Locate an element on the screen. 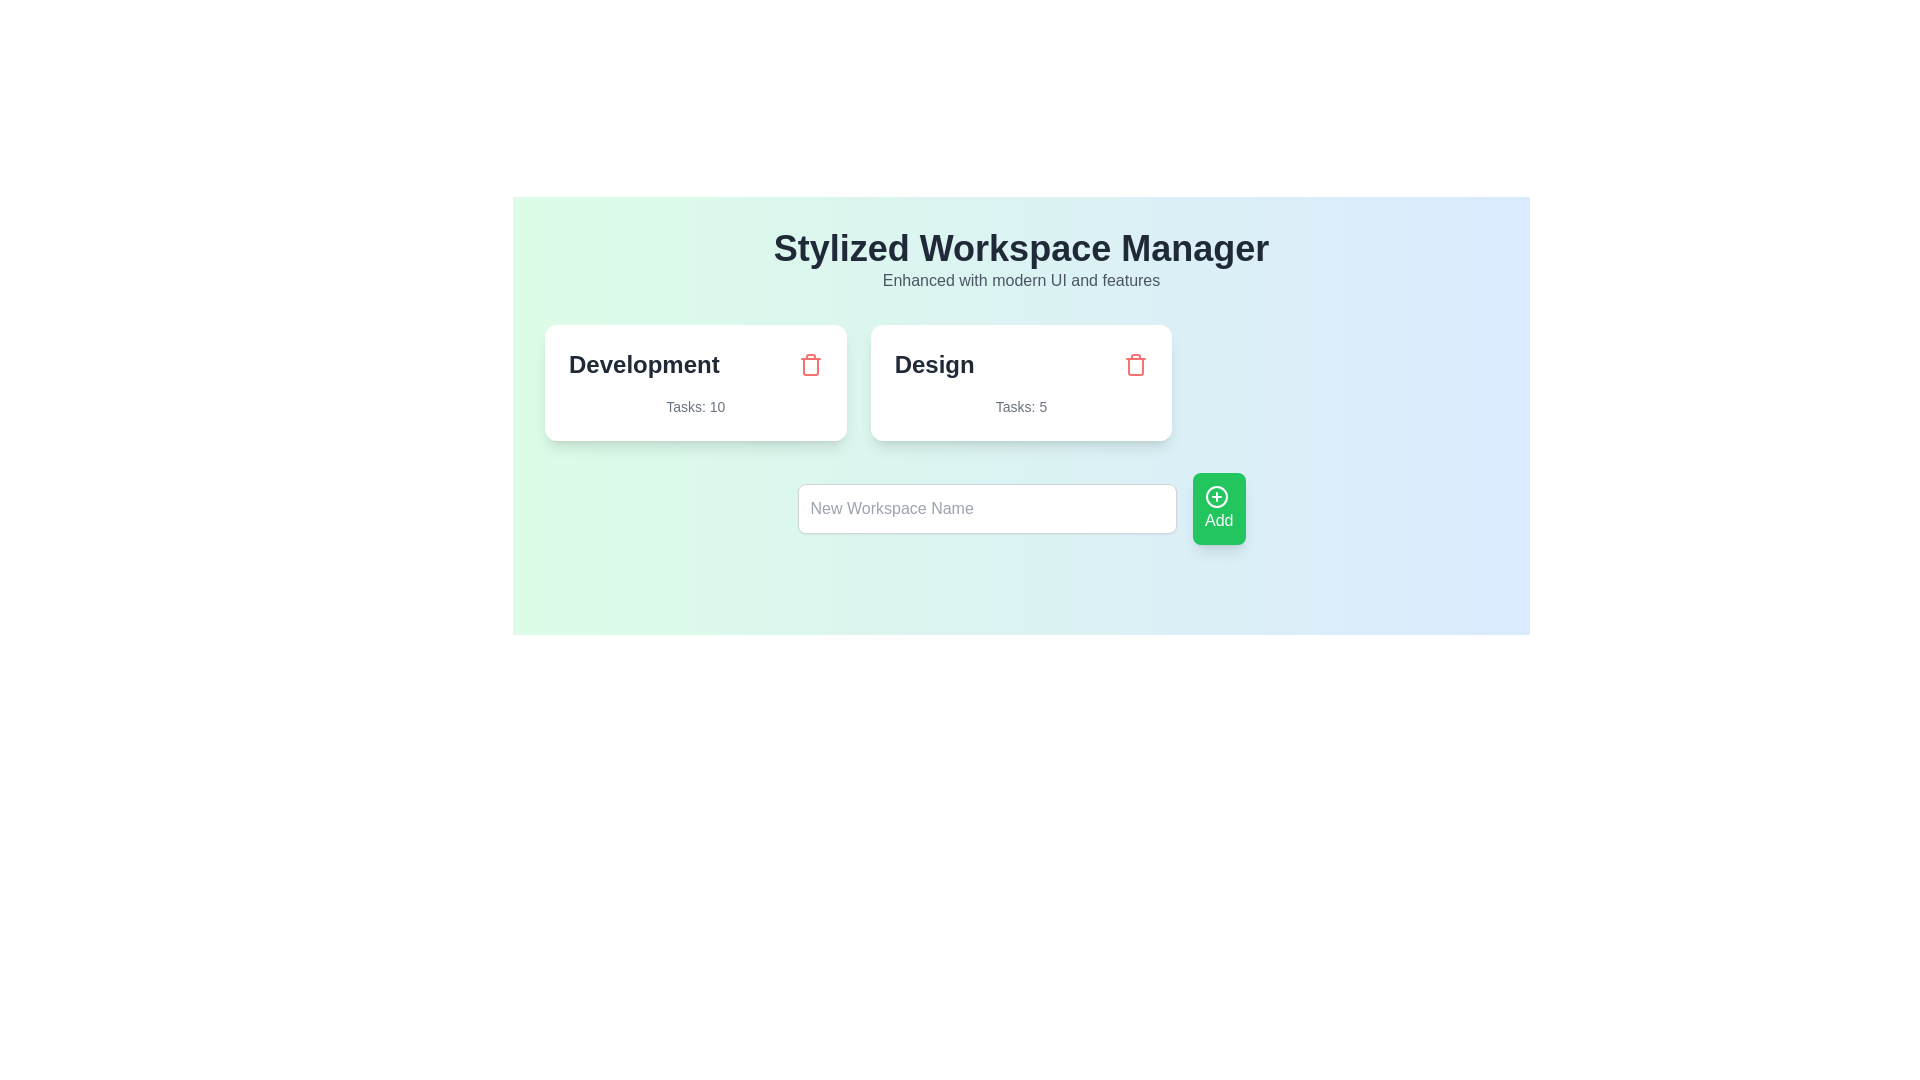 The width and height of the screenshot is (1920, 1080). the decorative delete/trash icon located in the top-right corner of the card beneath the 'Design' section is located at coordinates (1136, 366).